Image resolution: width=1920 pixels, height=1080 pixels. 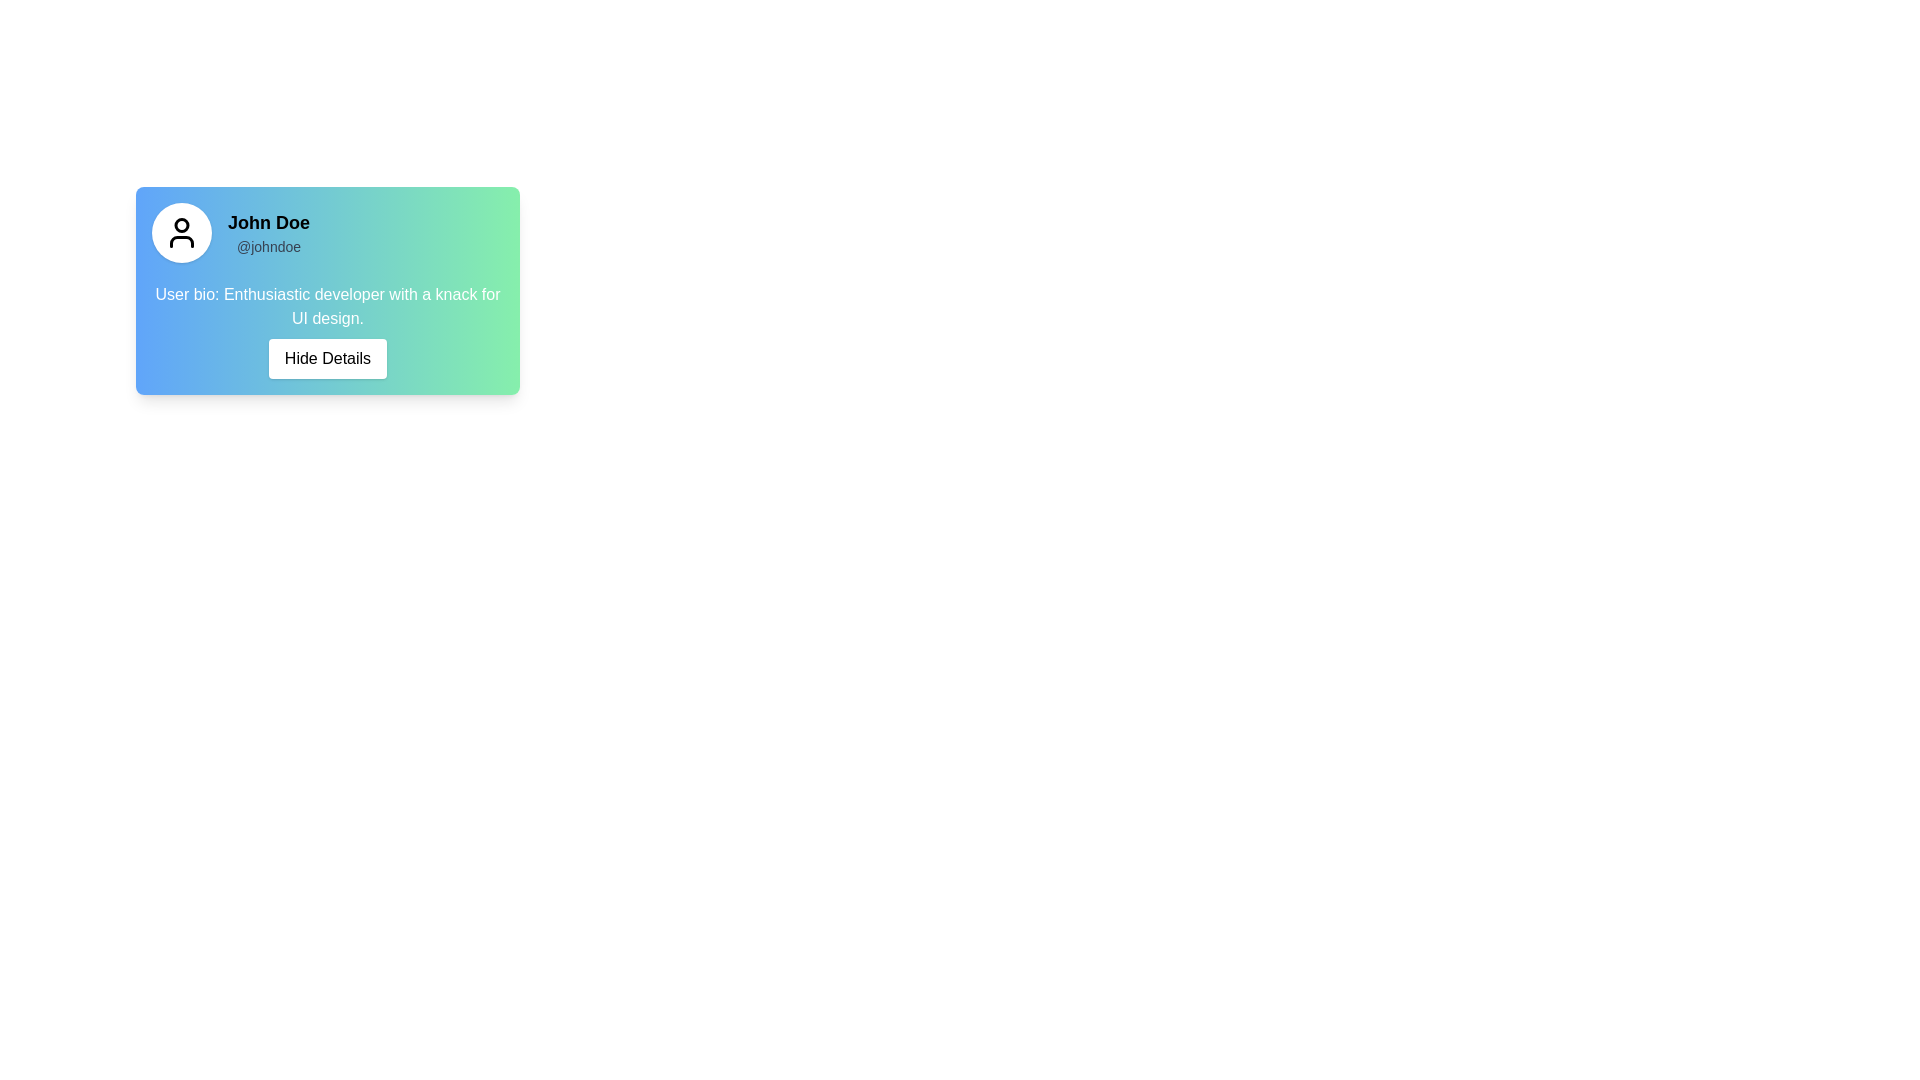 I want to click on the text block containing the header 'John Doe' and subheader '@johndoe', which is located to the right of the avatar image on a gradient background, so click(x=267, y=231).